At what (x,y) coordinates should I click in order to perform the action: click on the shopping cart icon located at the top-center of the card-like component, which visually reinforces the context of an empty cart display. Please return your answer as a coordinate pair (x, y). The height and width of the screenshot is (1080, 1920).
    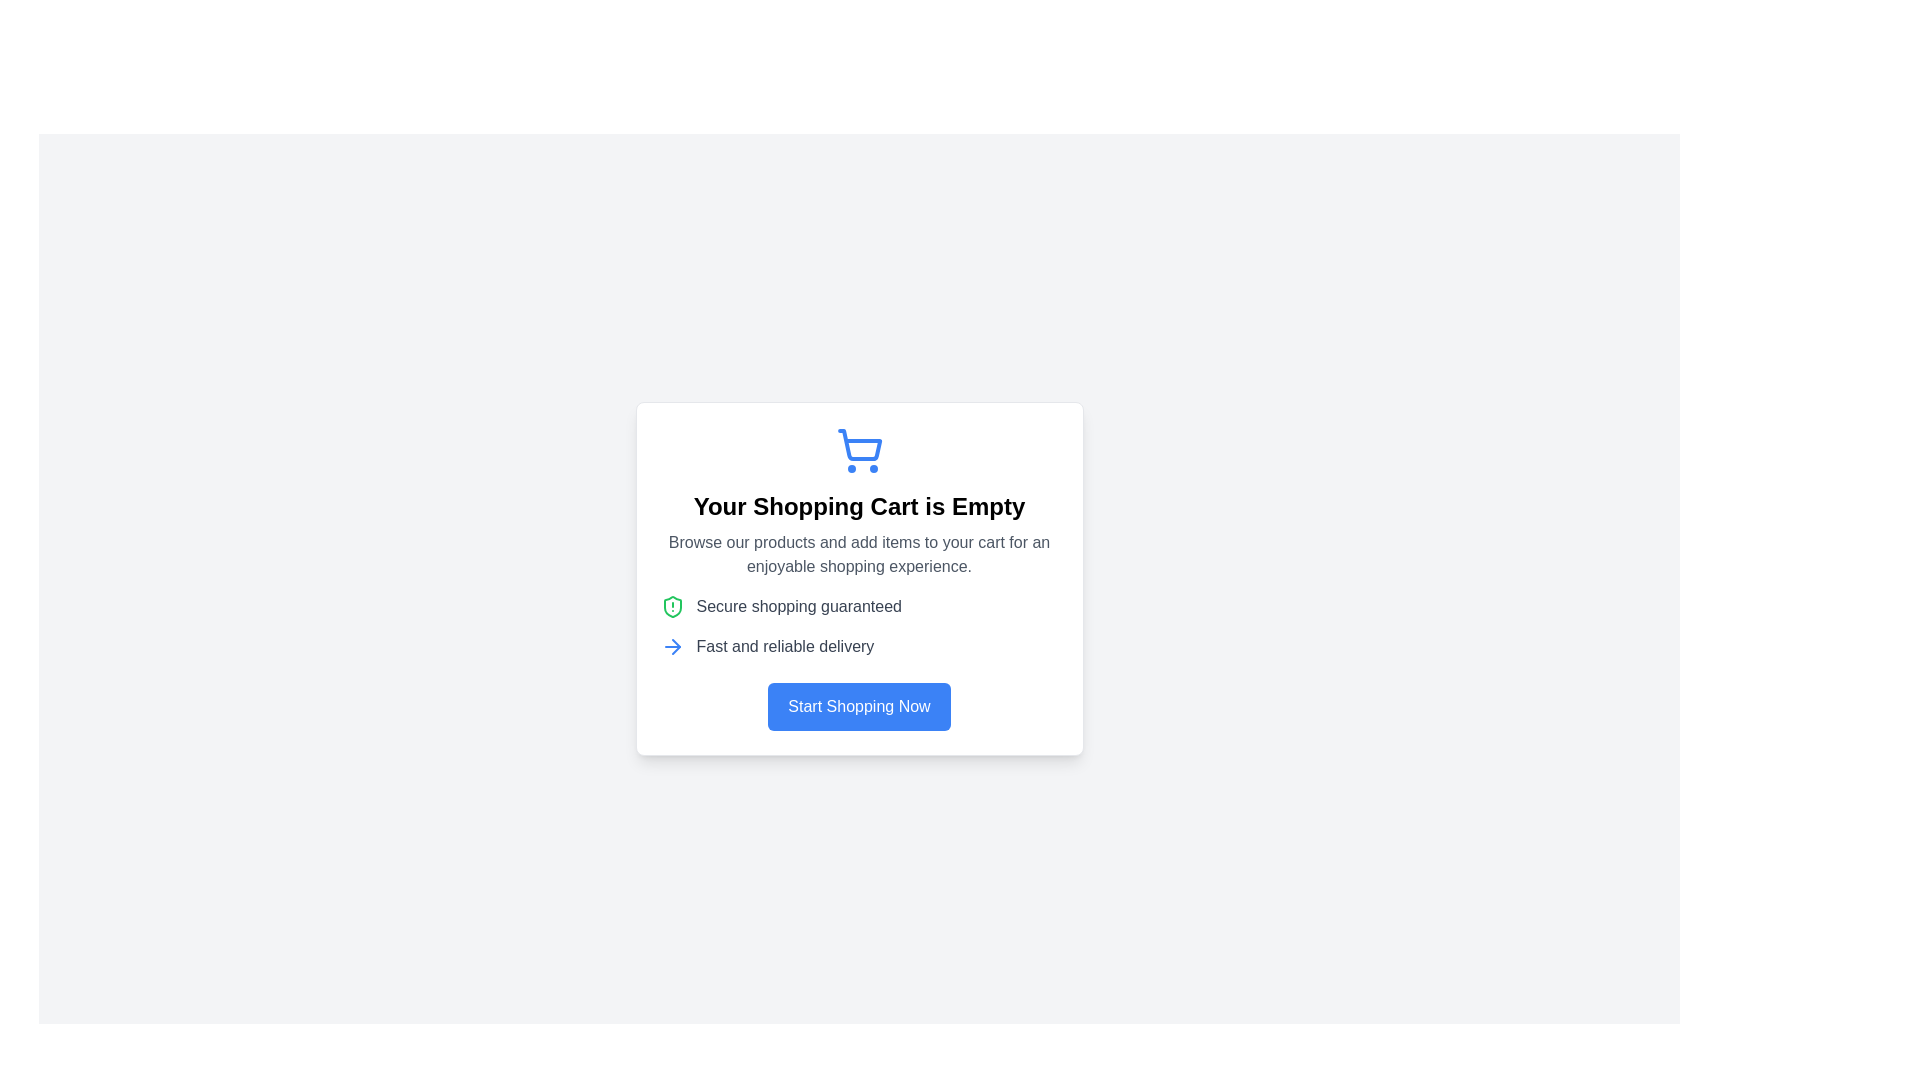
    Looking at the image, I should click on (859, 451).